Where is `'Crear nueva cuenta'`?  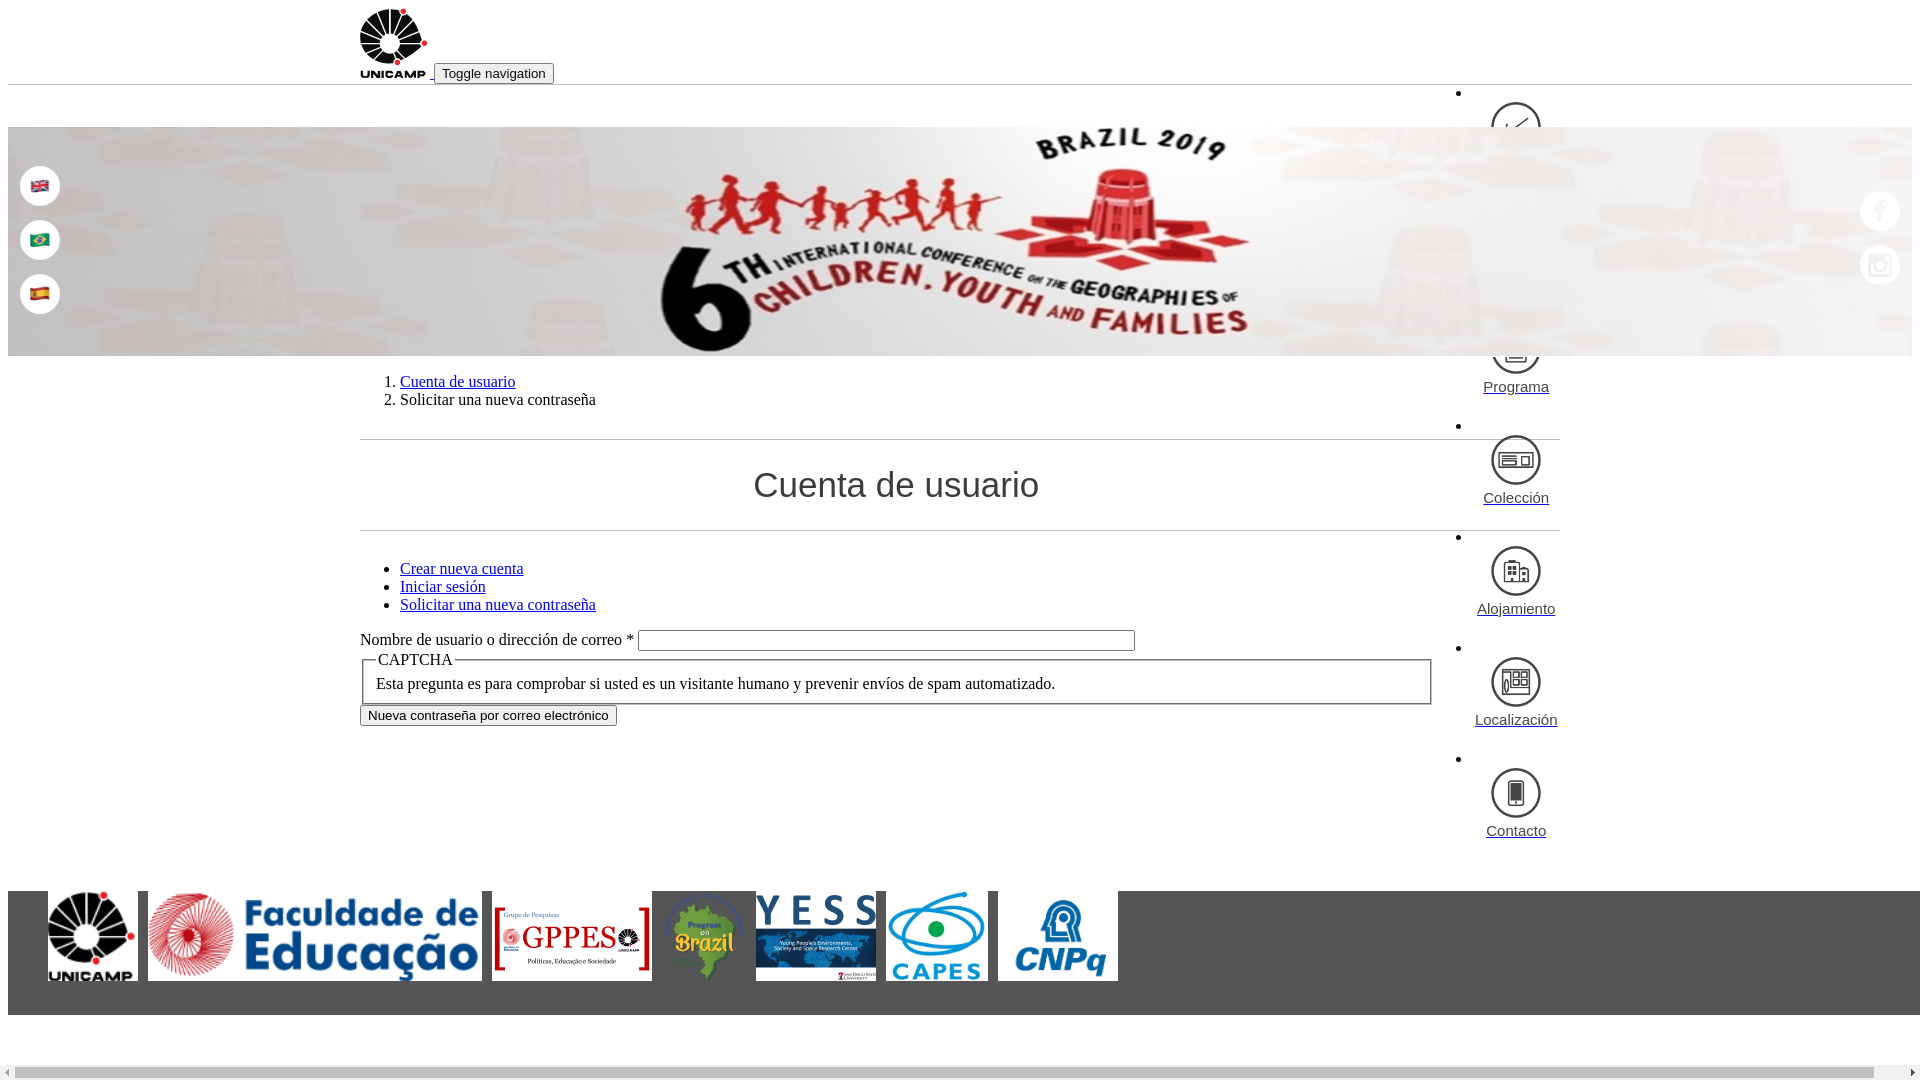
'Crear nueva cuenta' is located at coordinates (460, 568).